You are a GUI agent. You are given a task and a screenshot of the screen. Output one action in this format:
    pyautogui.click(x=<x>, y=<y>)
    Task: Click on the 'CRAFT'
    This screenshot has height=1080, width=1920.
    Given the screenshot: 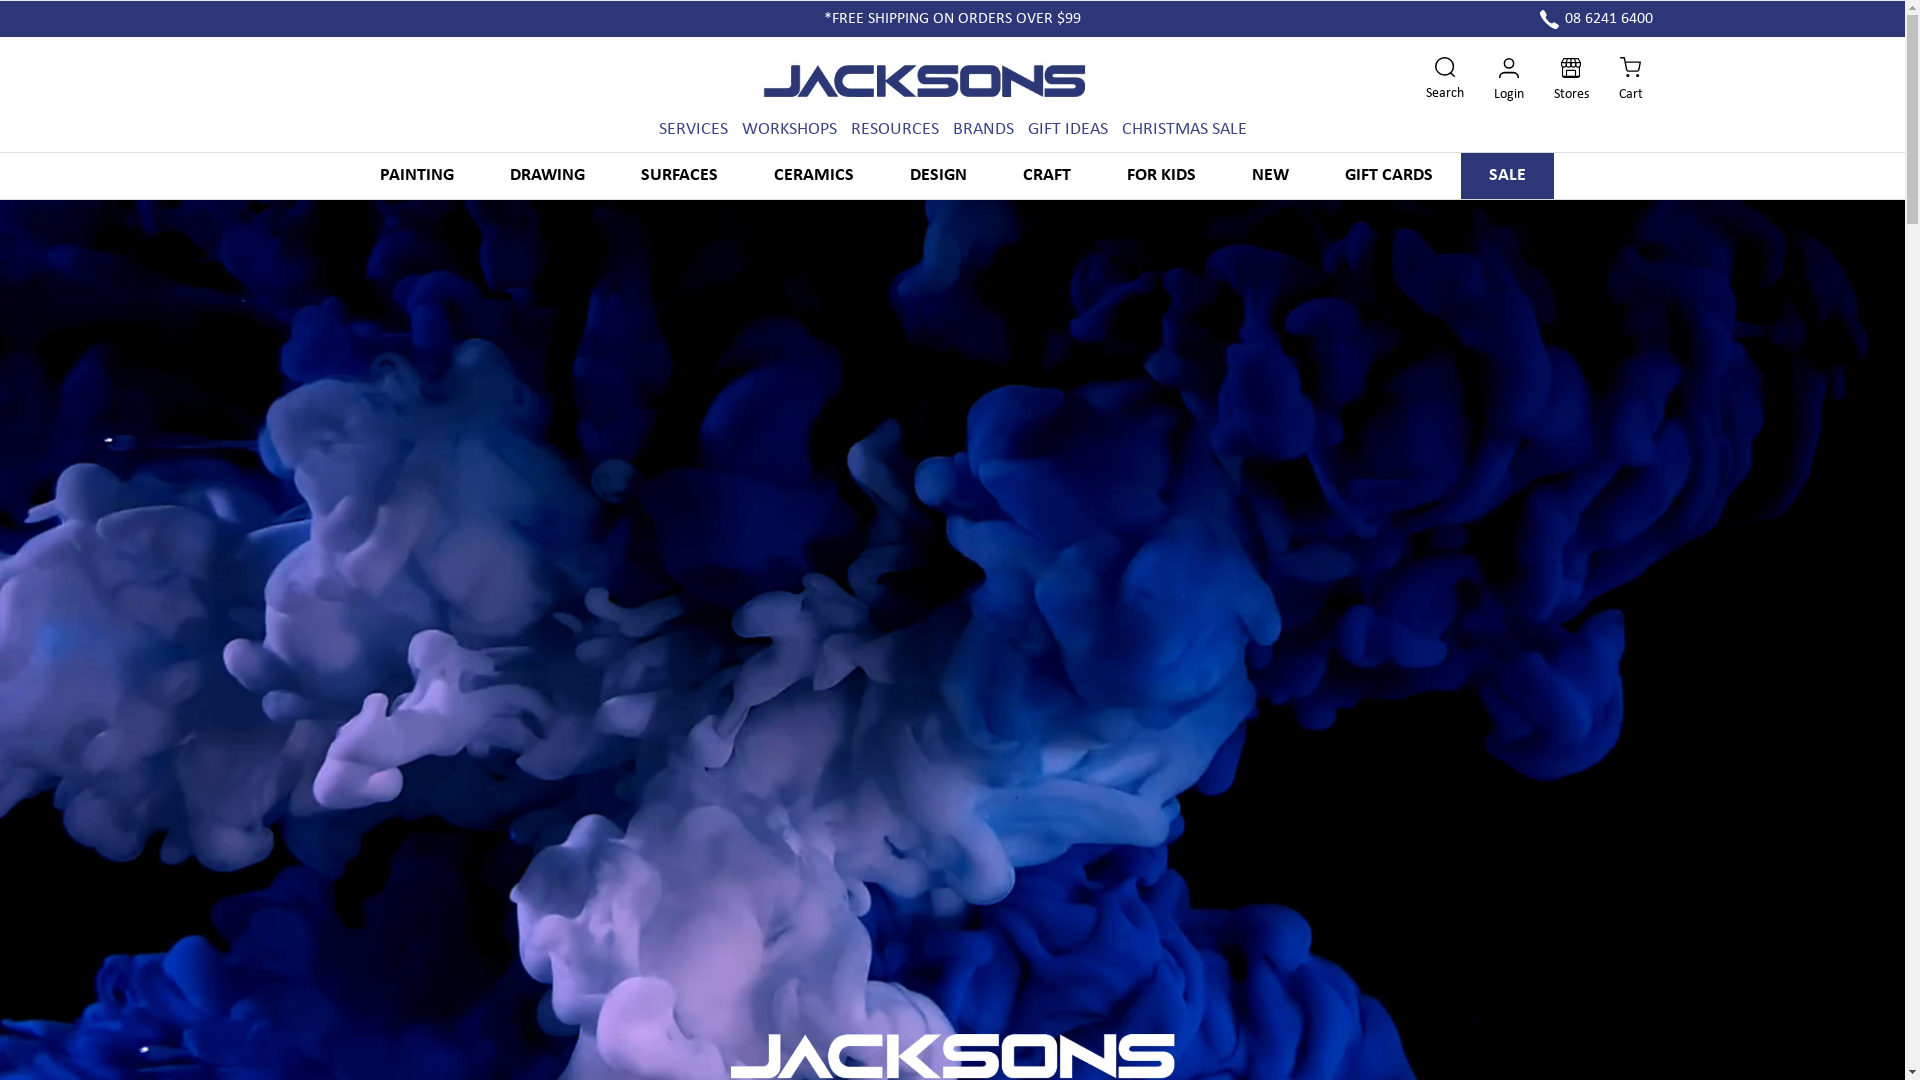 What is the action you would take?
    pyautogui.click(x=1045, y=175)
    